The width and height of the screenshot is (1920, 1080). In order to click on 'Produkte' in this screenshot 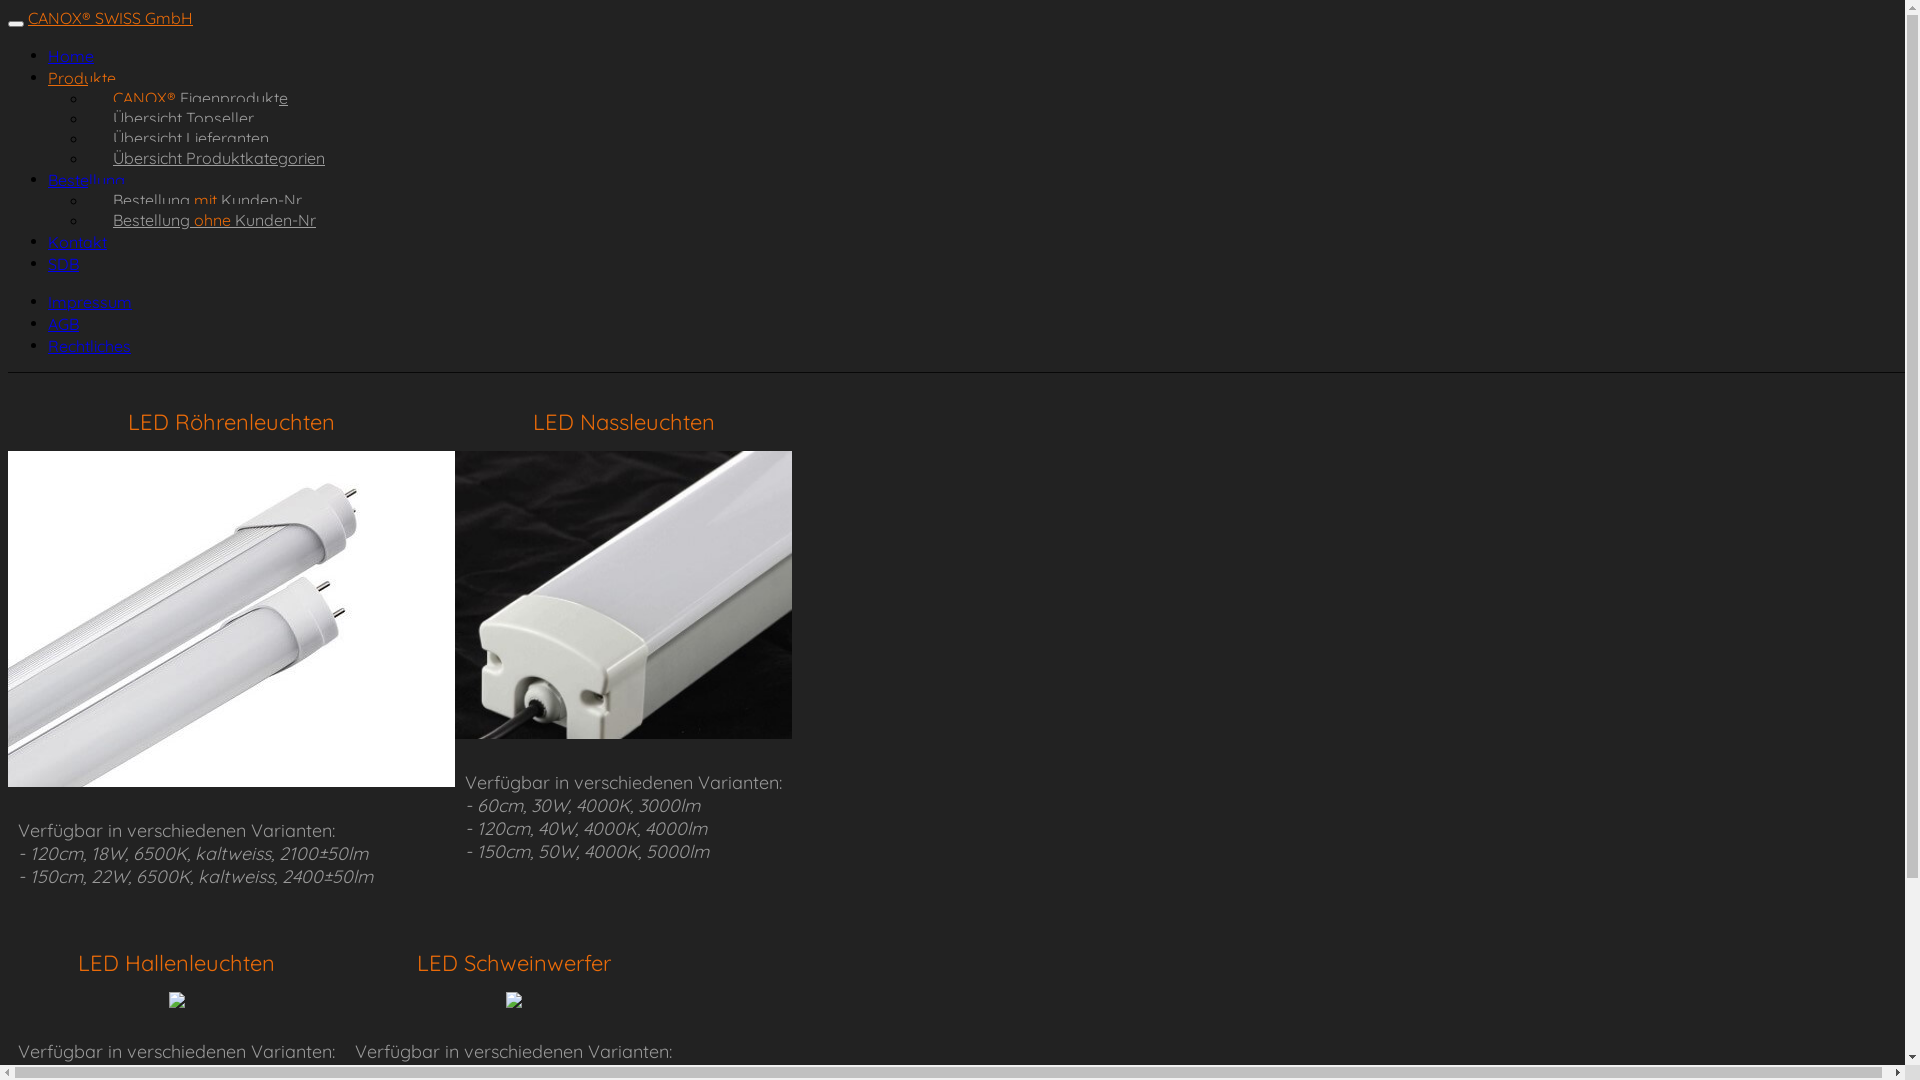, I will do `click(48, 76)`.